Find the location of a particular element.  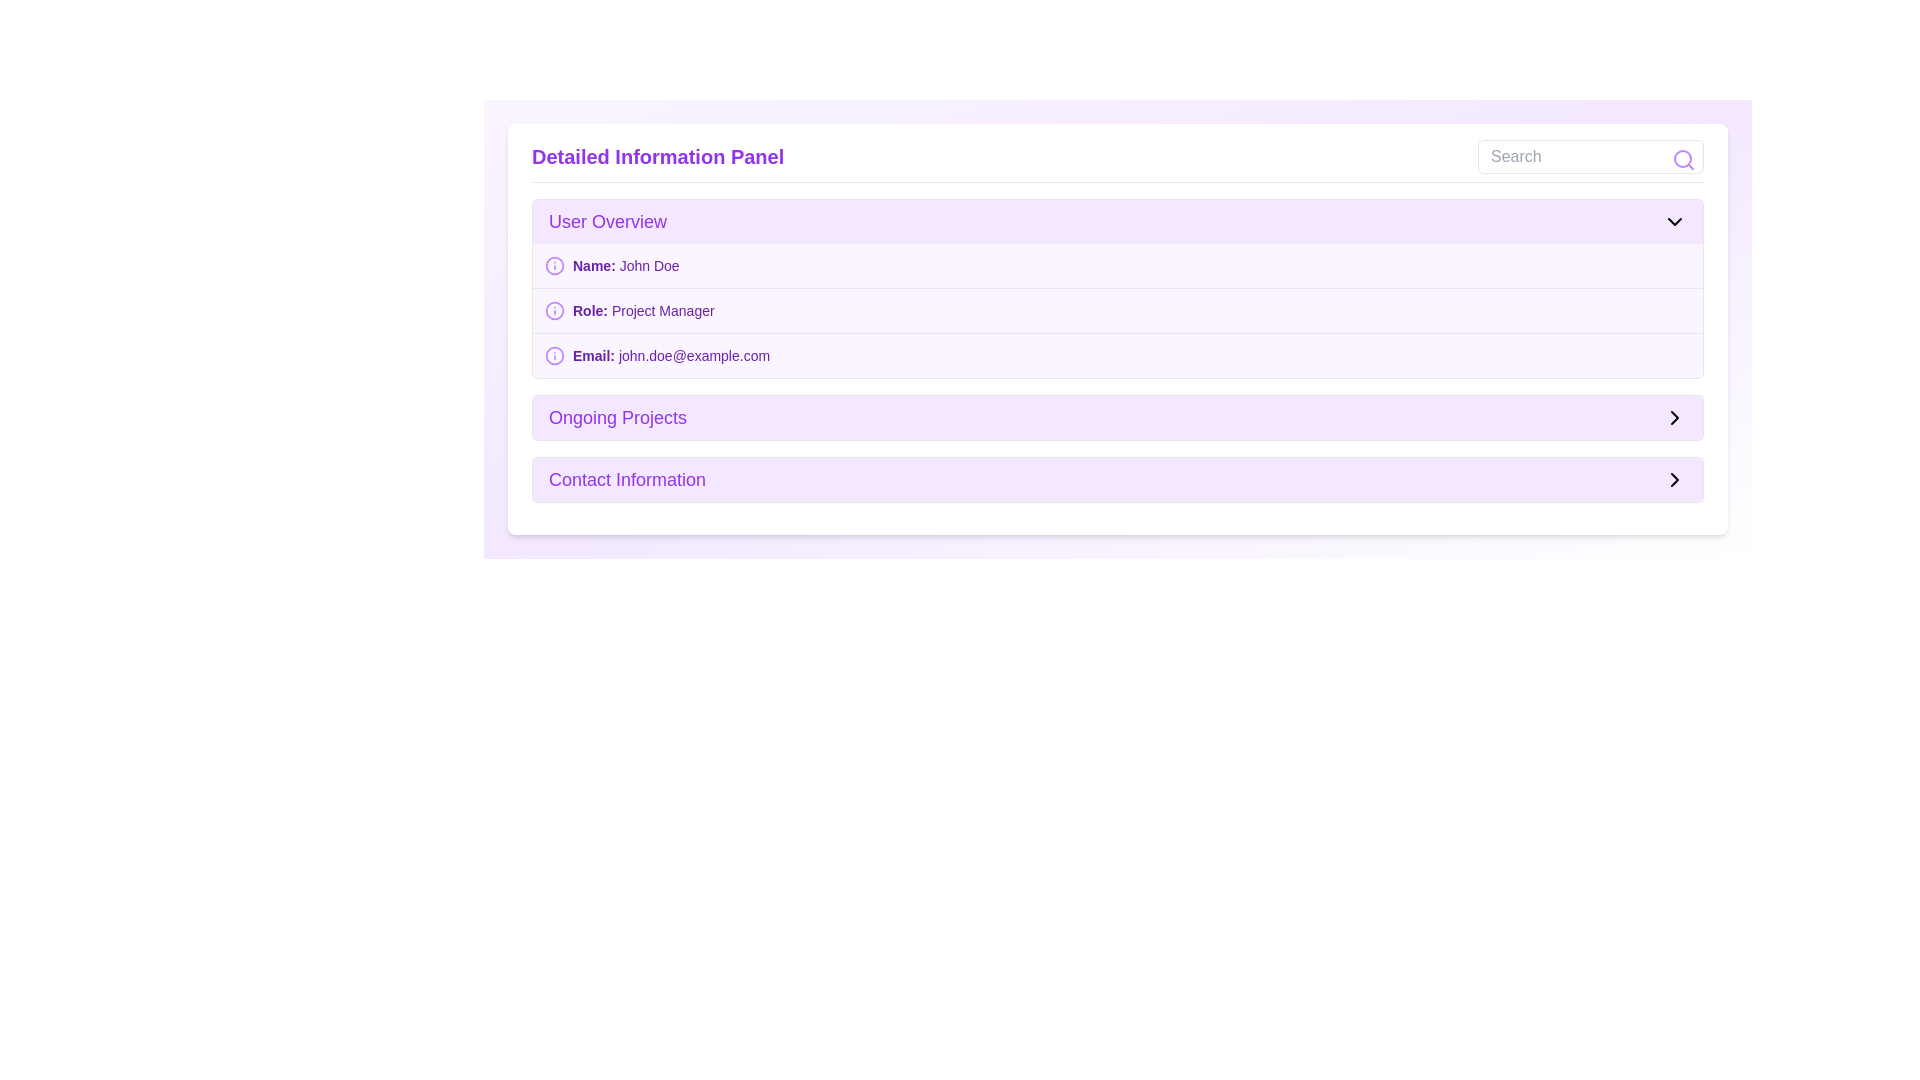

the label indicating user information in the Detailed Information Panel, positioned before the chevron icon pointing downward is located at coordinates (607, 222).